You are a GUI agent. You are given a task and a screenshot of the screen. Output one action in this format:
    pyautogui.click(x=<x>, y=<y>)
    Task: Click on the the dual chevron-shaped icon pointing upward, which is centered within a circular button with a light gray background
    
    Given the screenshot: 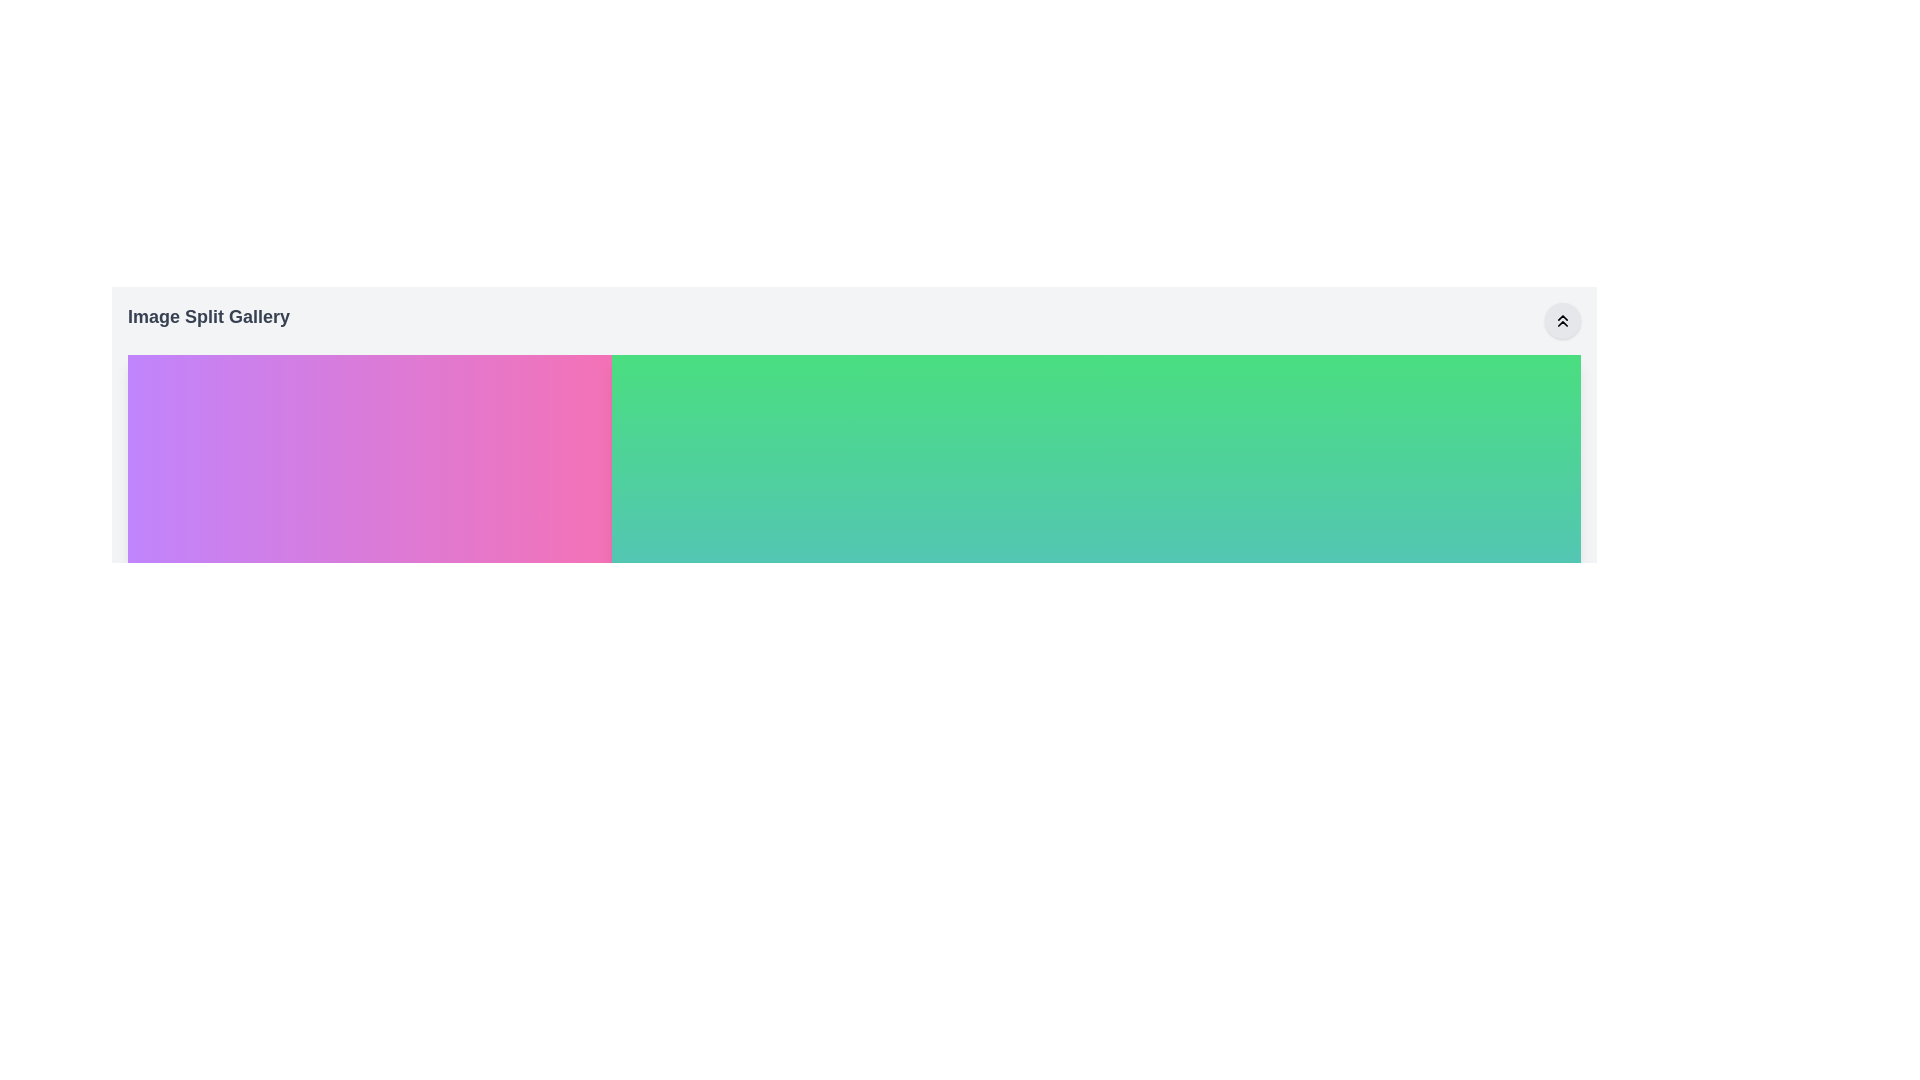 What is the action you would take?
    pyautogui.click(x=1562, y=319)
    